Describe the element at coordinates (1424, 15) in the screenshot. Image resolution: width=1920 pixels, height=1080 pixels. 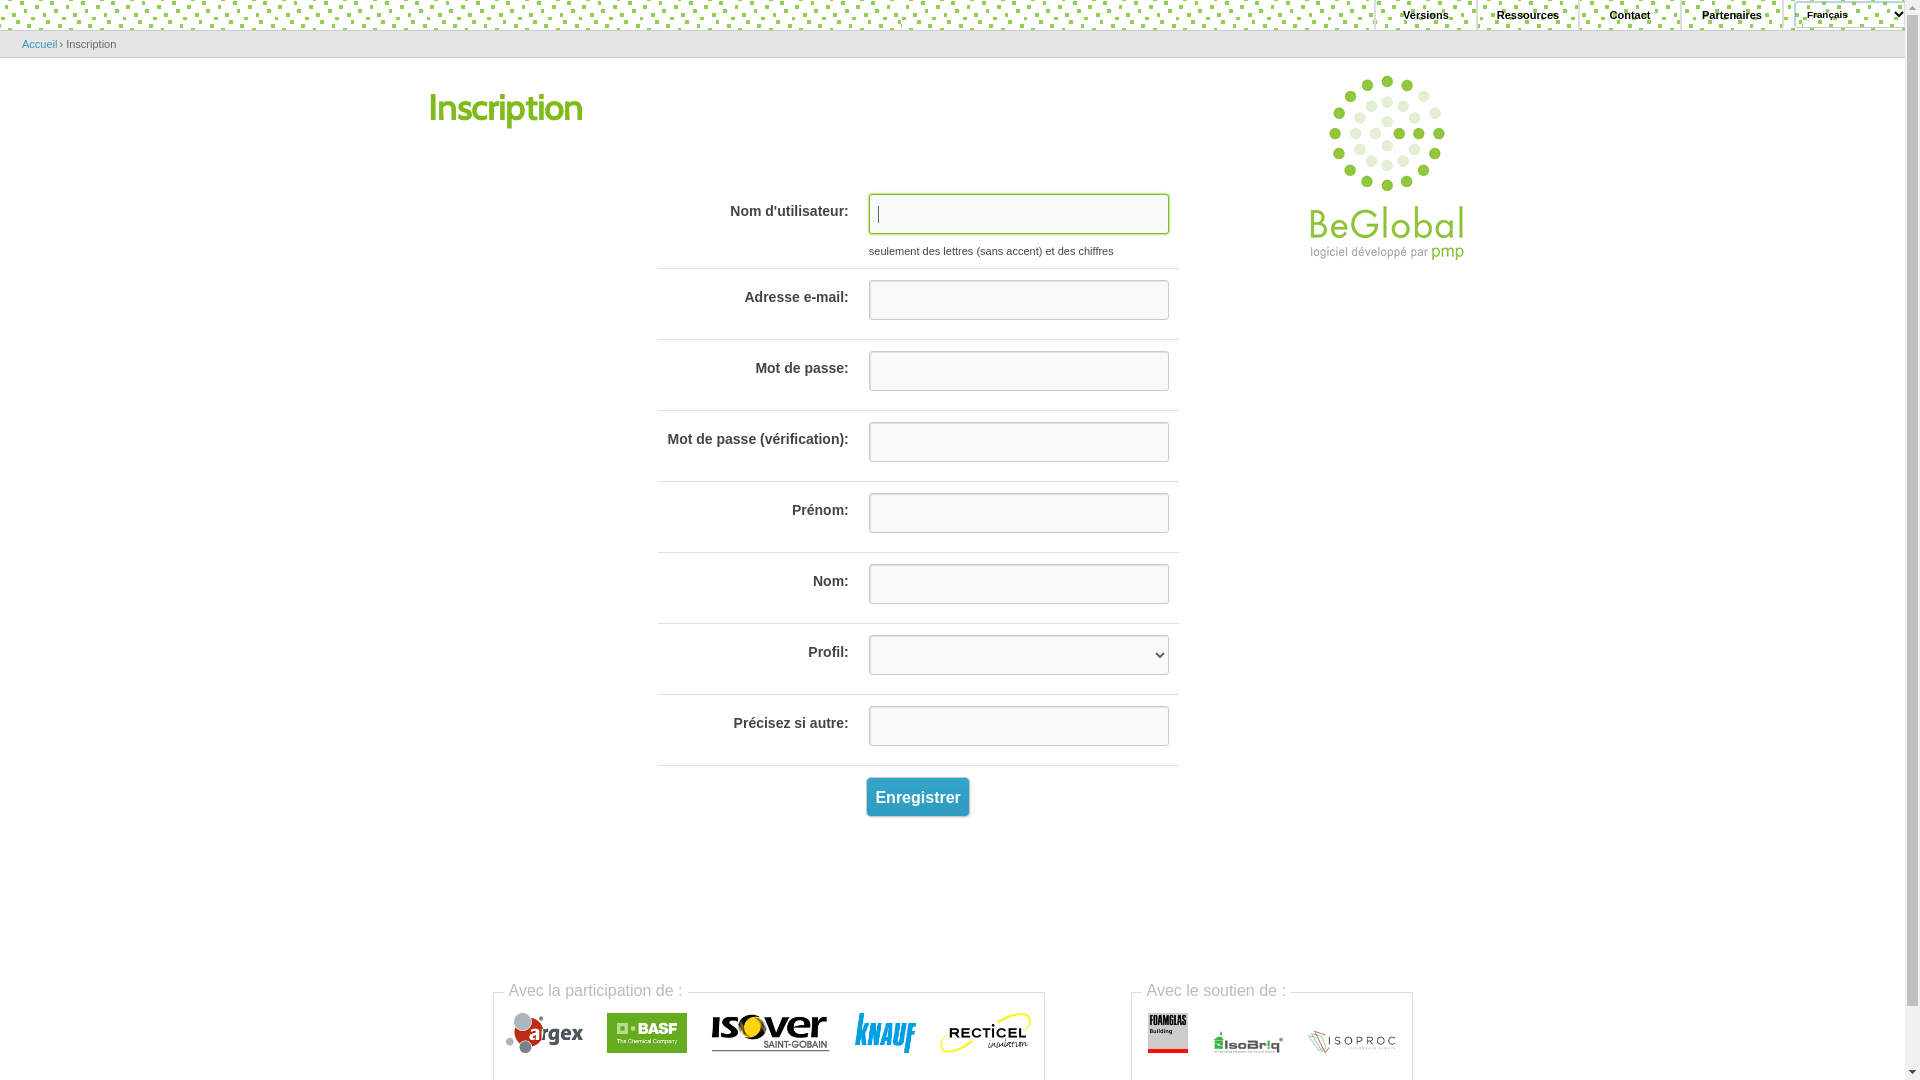
I see `'Versions'` at that location.